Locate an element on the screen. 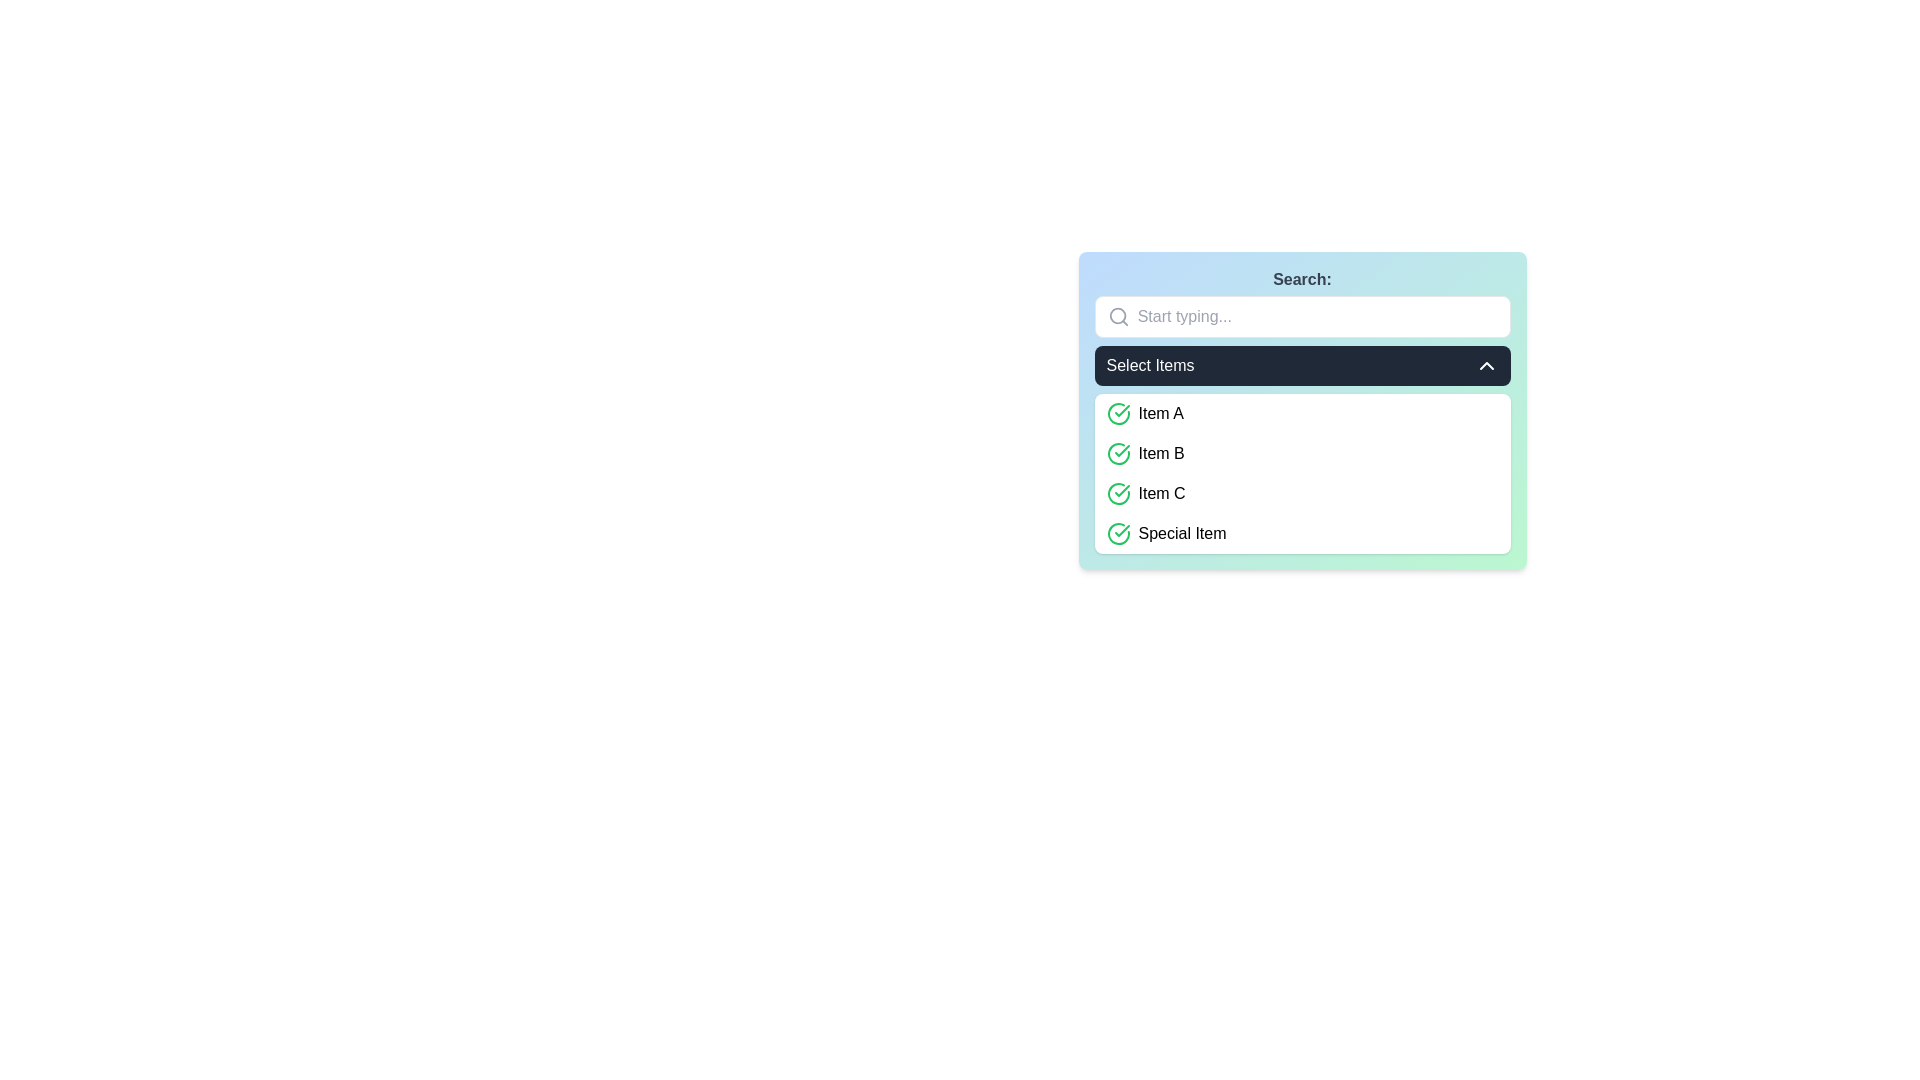 The height and width of the screenshot is (1080, 1920). the circular Graphic icon with a light border, part of the 'Select Items' list, indicating interactive functionality is located at coordinates (1117, 531).